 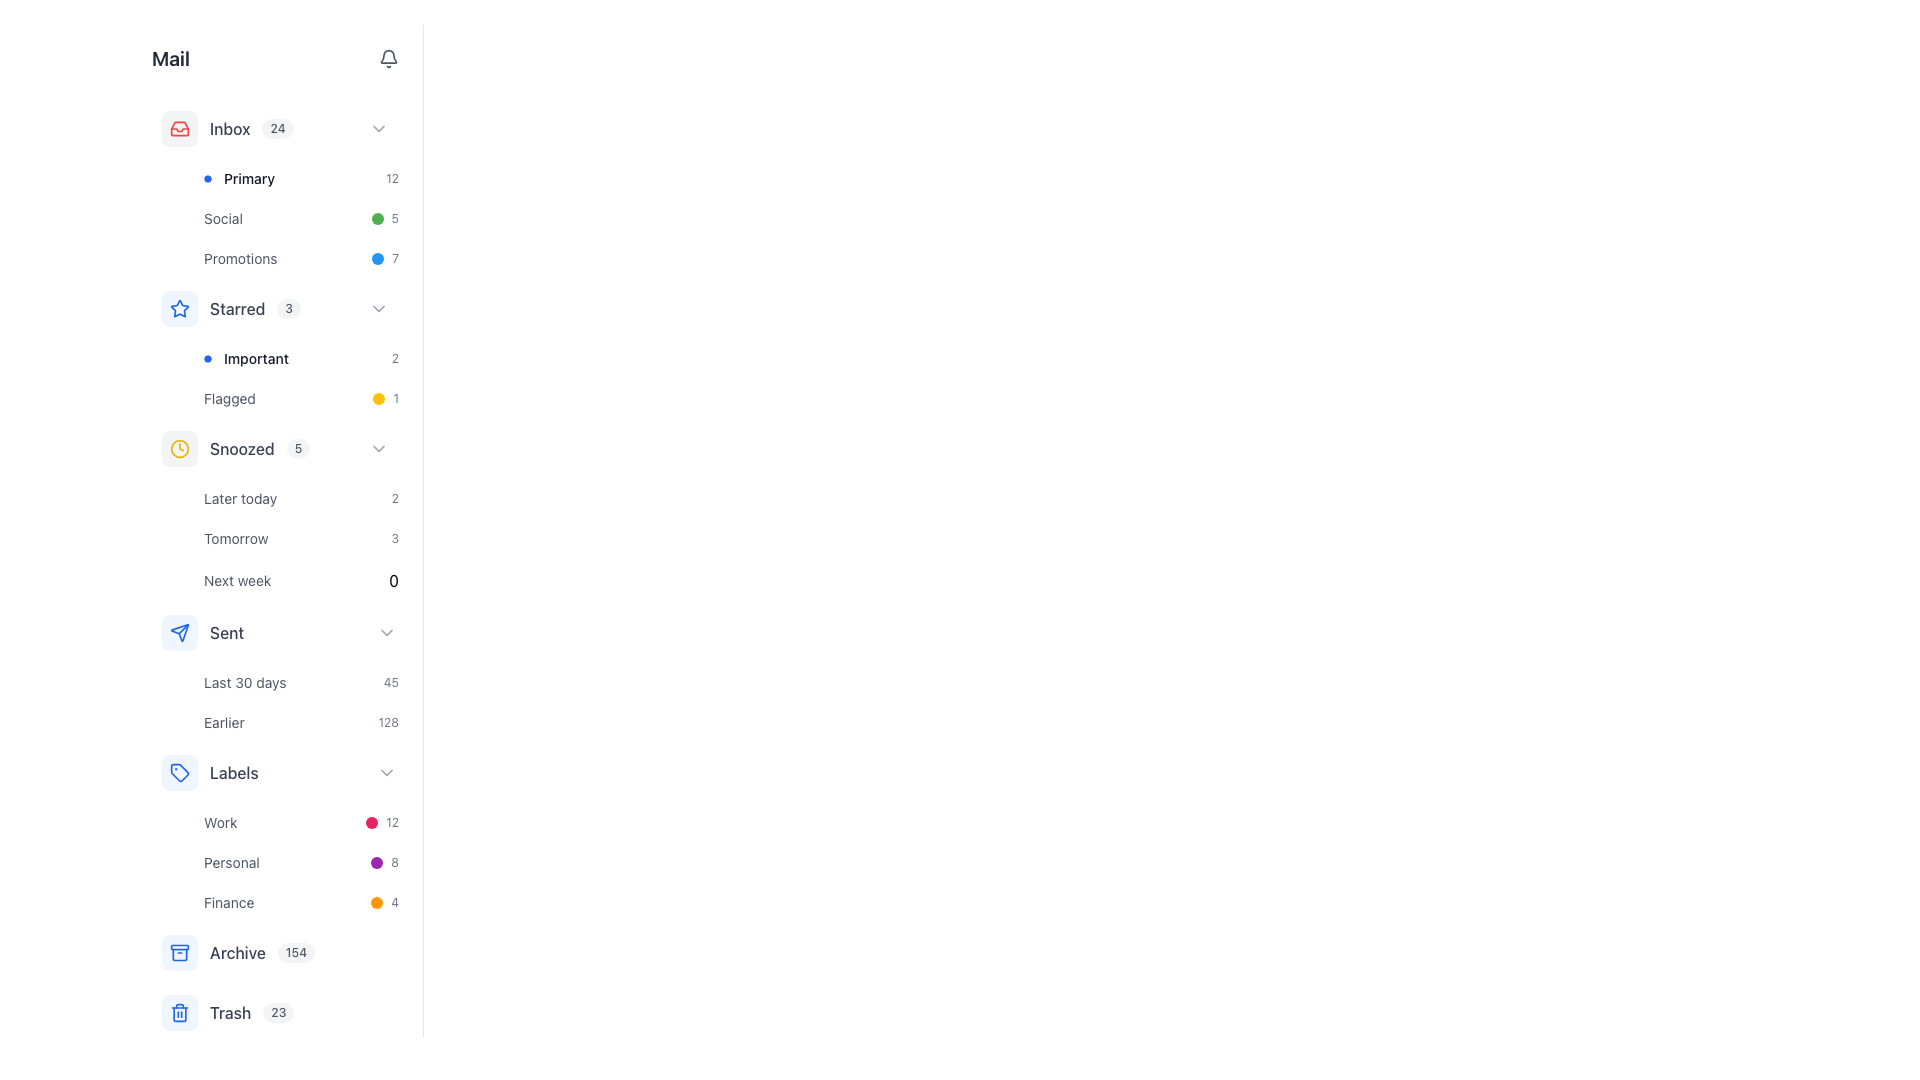 What do you see at coordinates (180, 447) in the screenshot?
I see `the 'Snoozed' icon located on the sidebar, which is positioned to the left of the 'Snoozed' label` at bounding box center [180, 447].